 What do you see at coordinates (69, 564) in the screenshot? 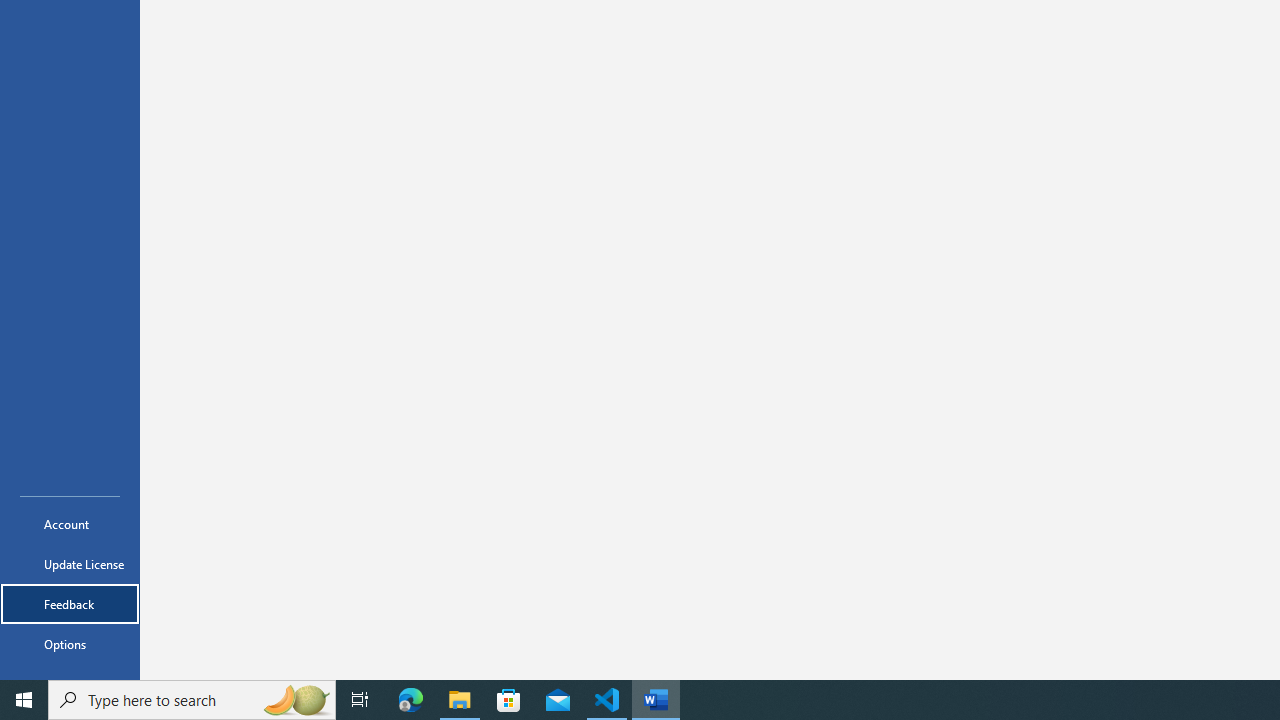
I see `'Update License'` at bounding box center [69, 564].